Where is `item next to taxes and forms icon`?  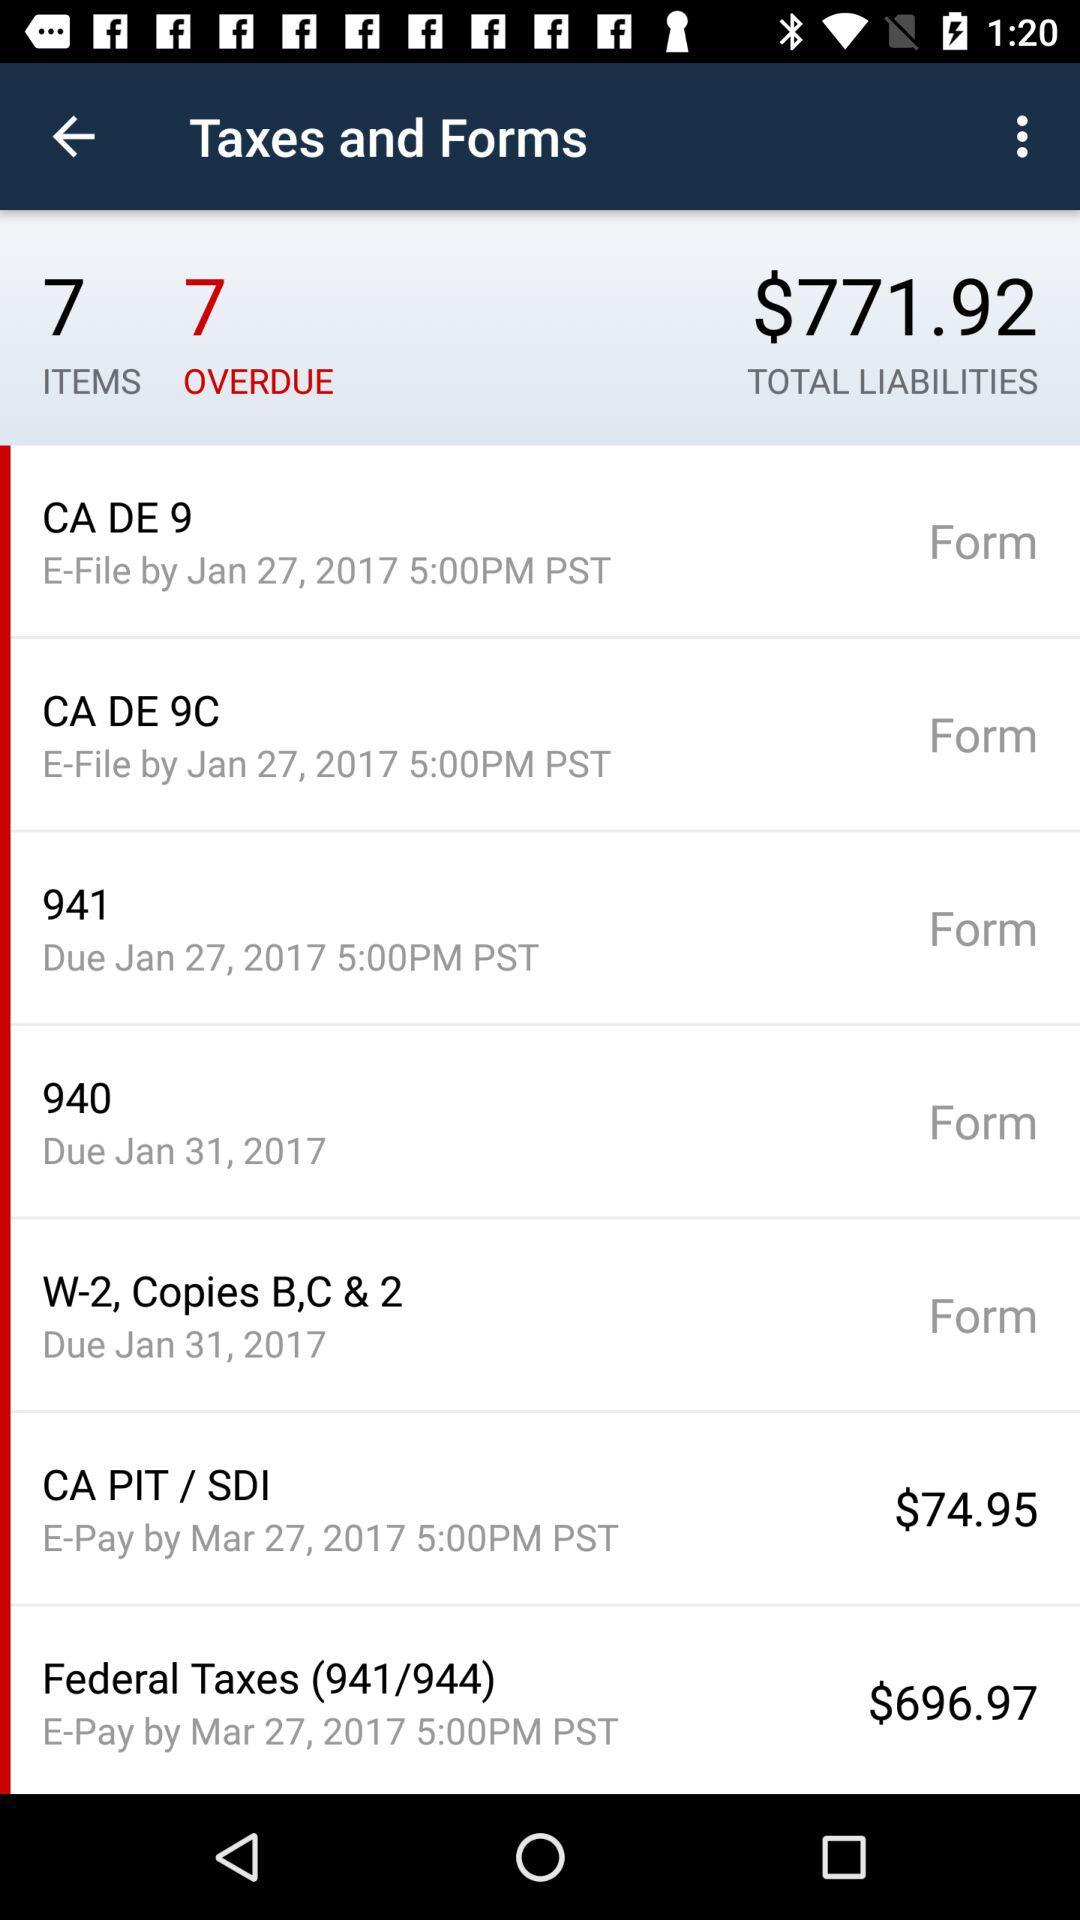 item next to taxes and forms icon is located at coordinates (1027, 135).